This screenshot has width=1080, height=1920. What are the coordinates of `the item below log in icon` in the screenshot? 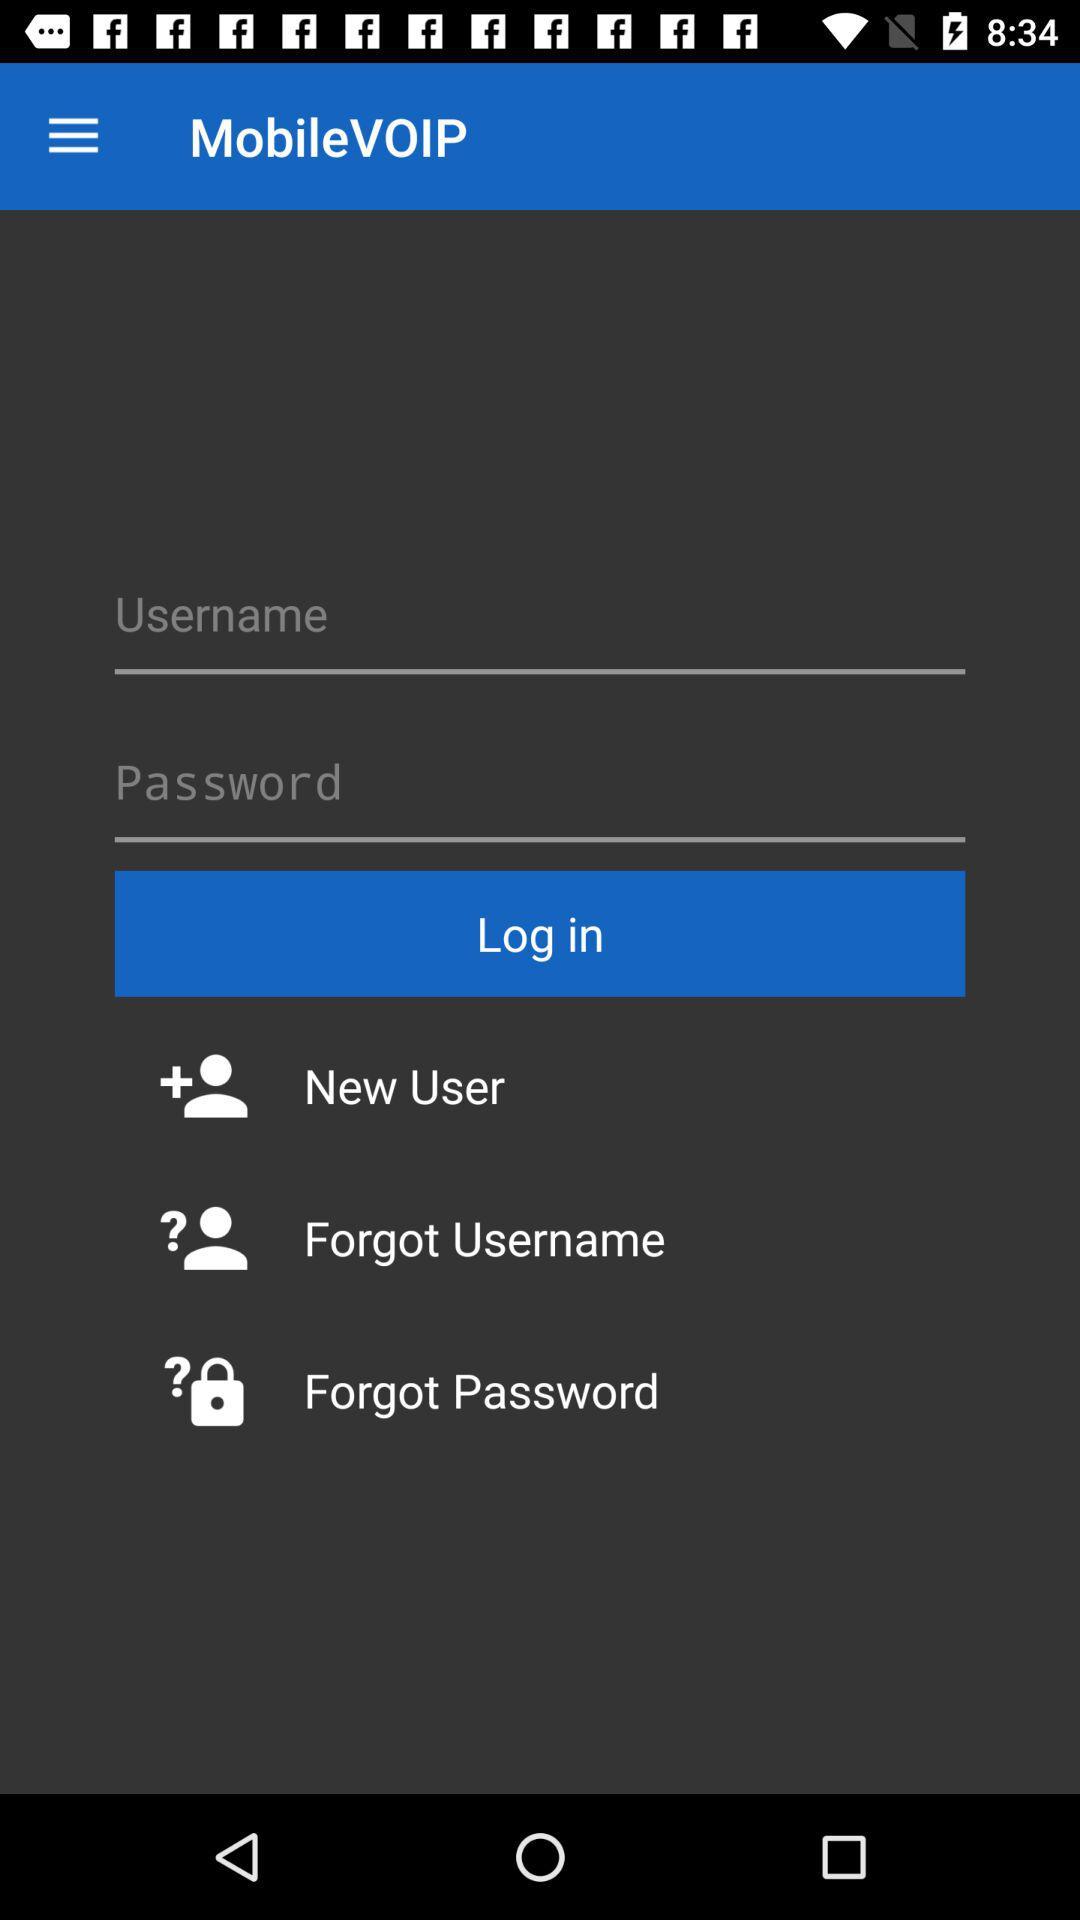 It's located at (540, 1084).